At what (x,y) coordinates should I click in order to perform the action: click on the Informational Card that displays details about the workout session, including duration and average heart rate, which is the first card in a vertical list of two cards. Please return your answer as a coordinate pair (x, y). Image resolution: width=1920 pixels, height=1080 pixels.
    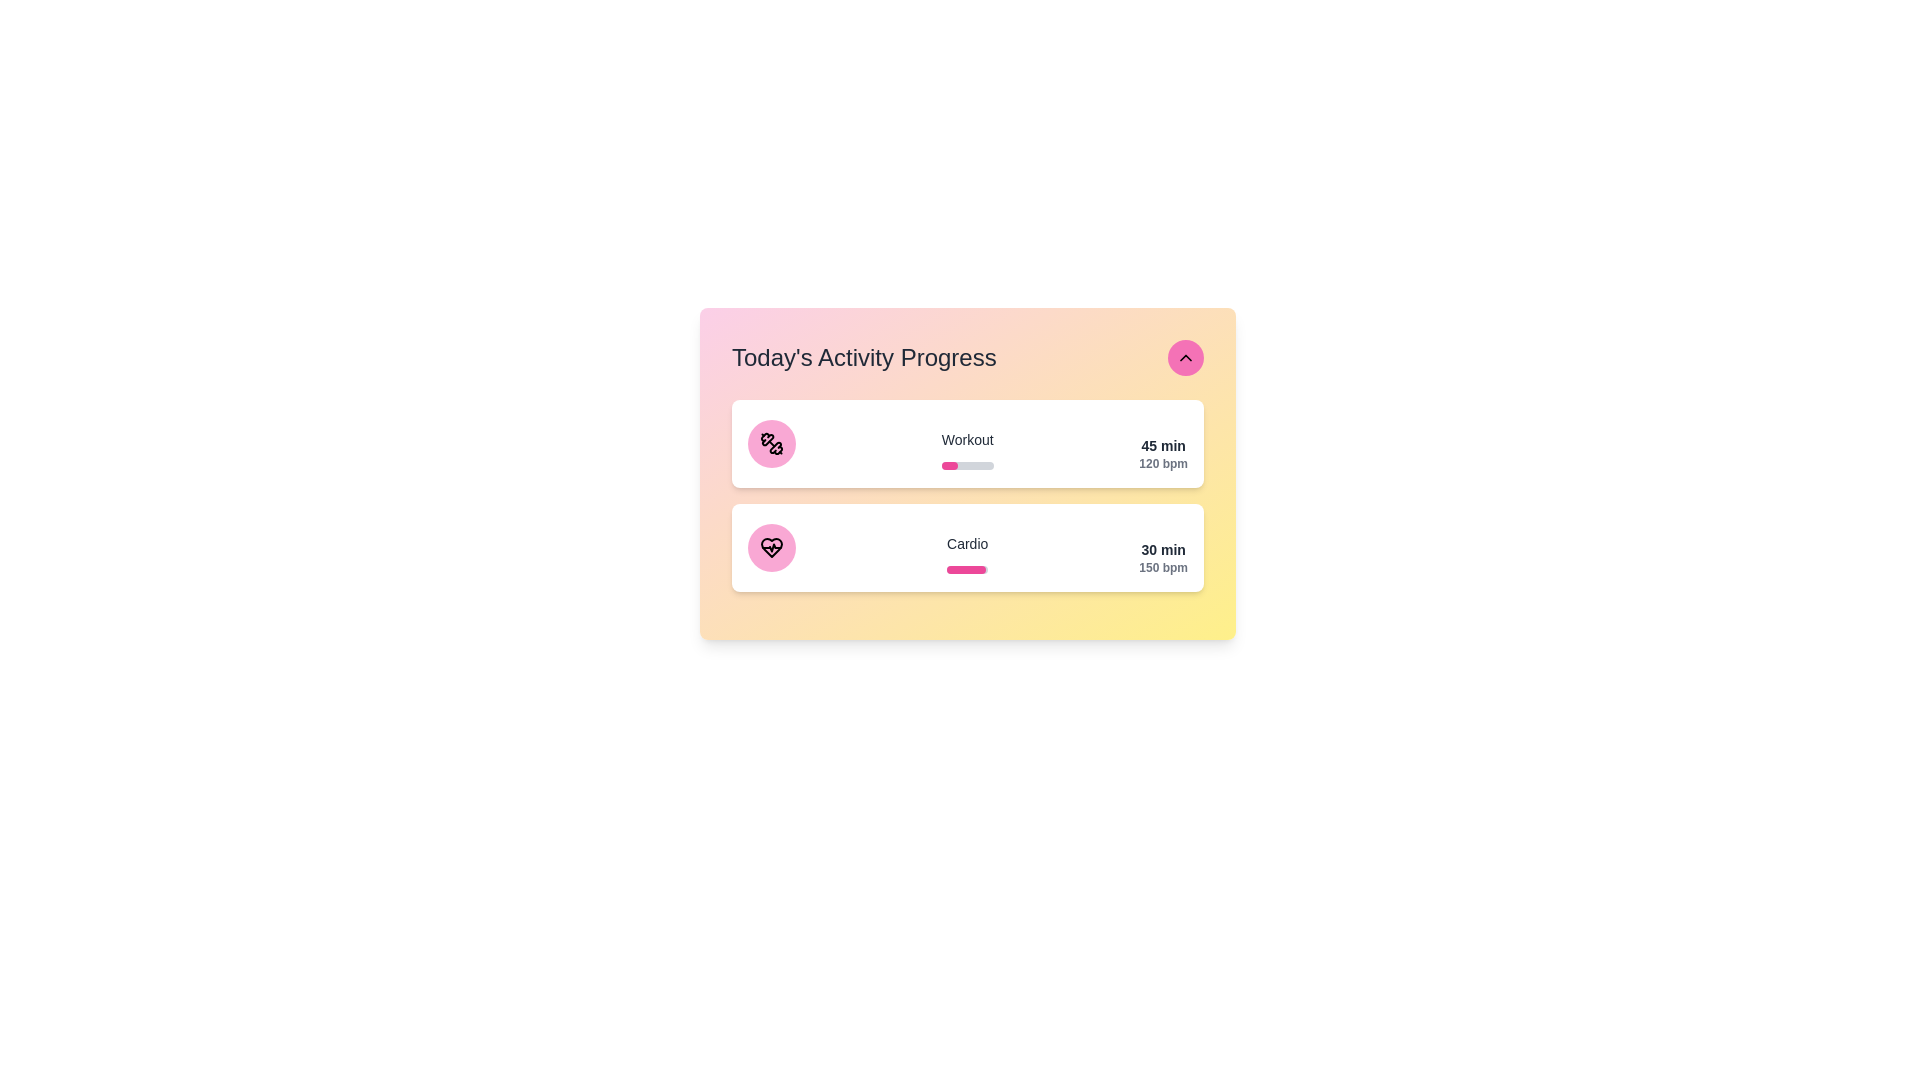
    Looking at the image, I should click on (968, 442).